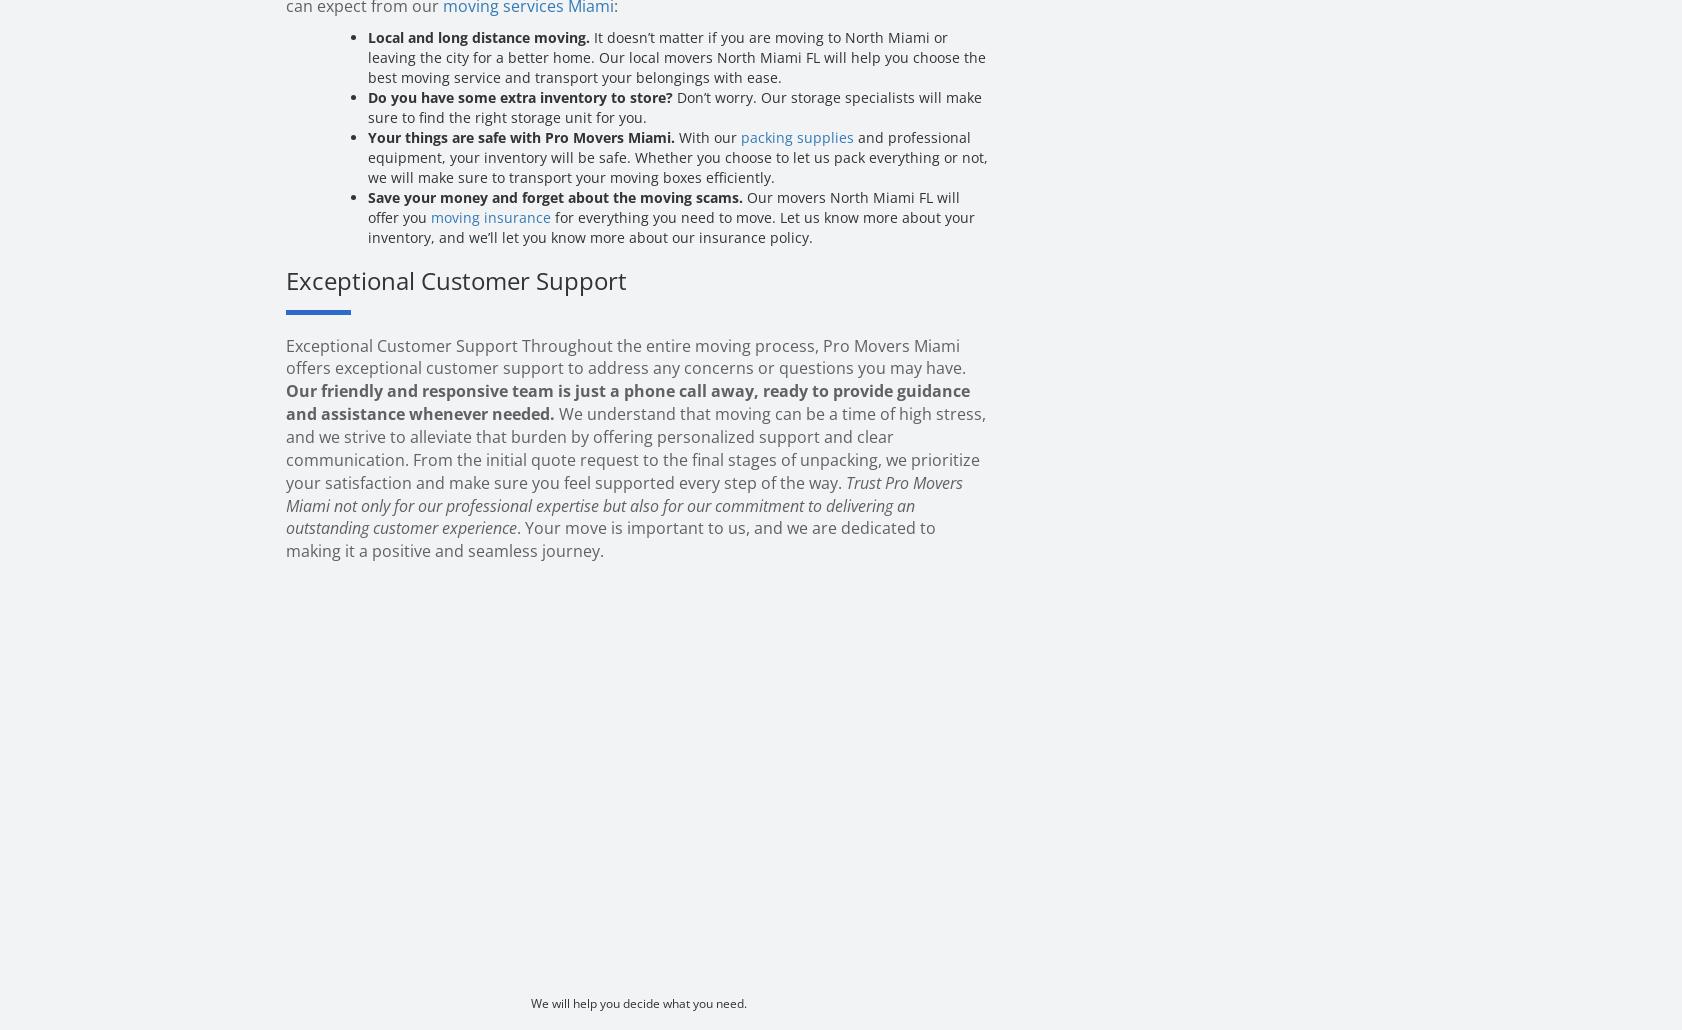 Image resolution: width=1682 pixels, height=1030 pixels. Describe the element at coordinates (664, 207) in the screenshot. I see `'Our movers North Miami FL will offer you'` at that location.